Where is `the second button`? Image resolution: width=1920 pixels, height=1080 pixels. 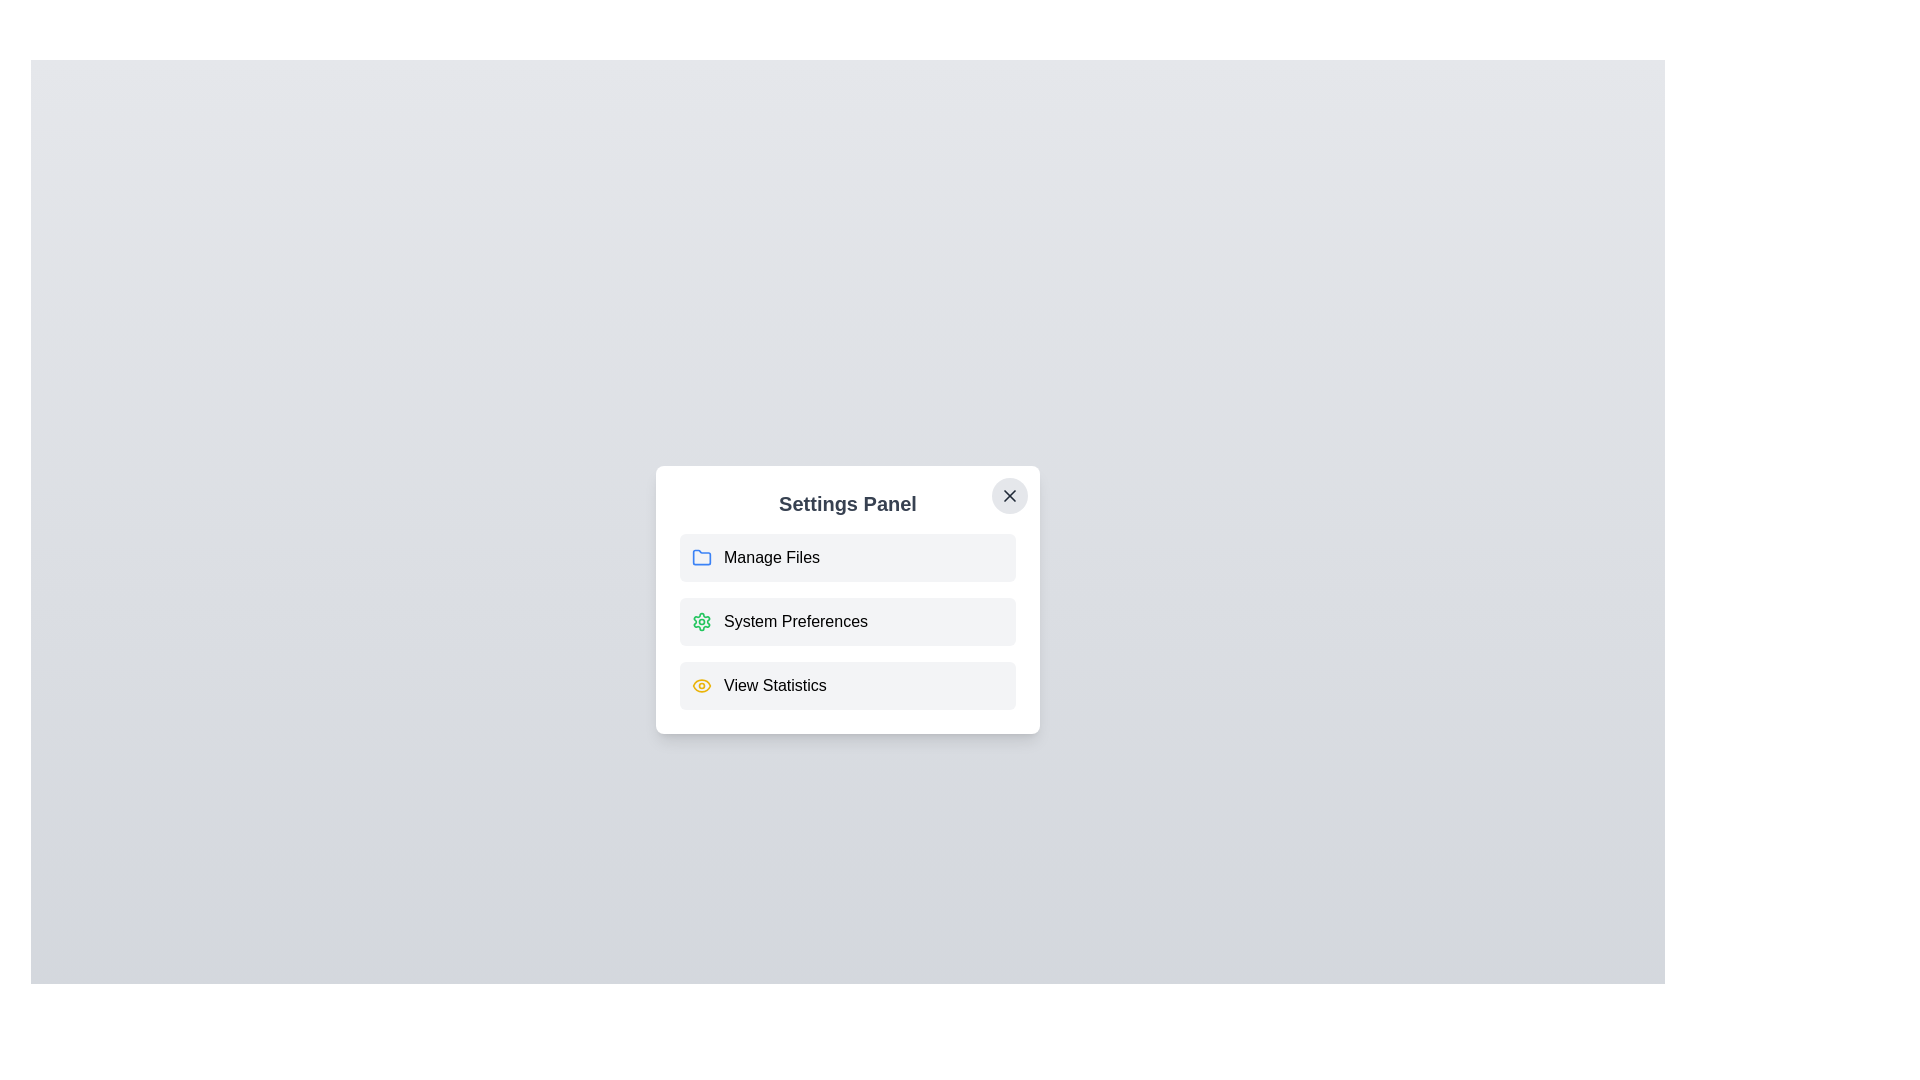
the second button is located at coordinates (848, 599).